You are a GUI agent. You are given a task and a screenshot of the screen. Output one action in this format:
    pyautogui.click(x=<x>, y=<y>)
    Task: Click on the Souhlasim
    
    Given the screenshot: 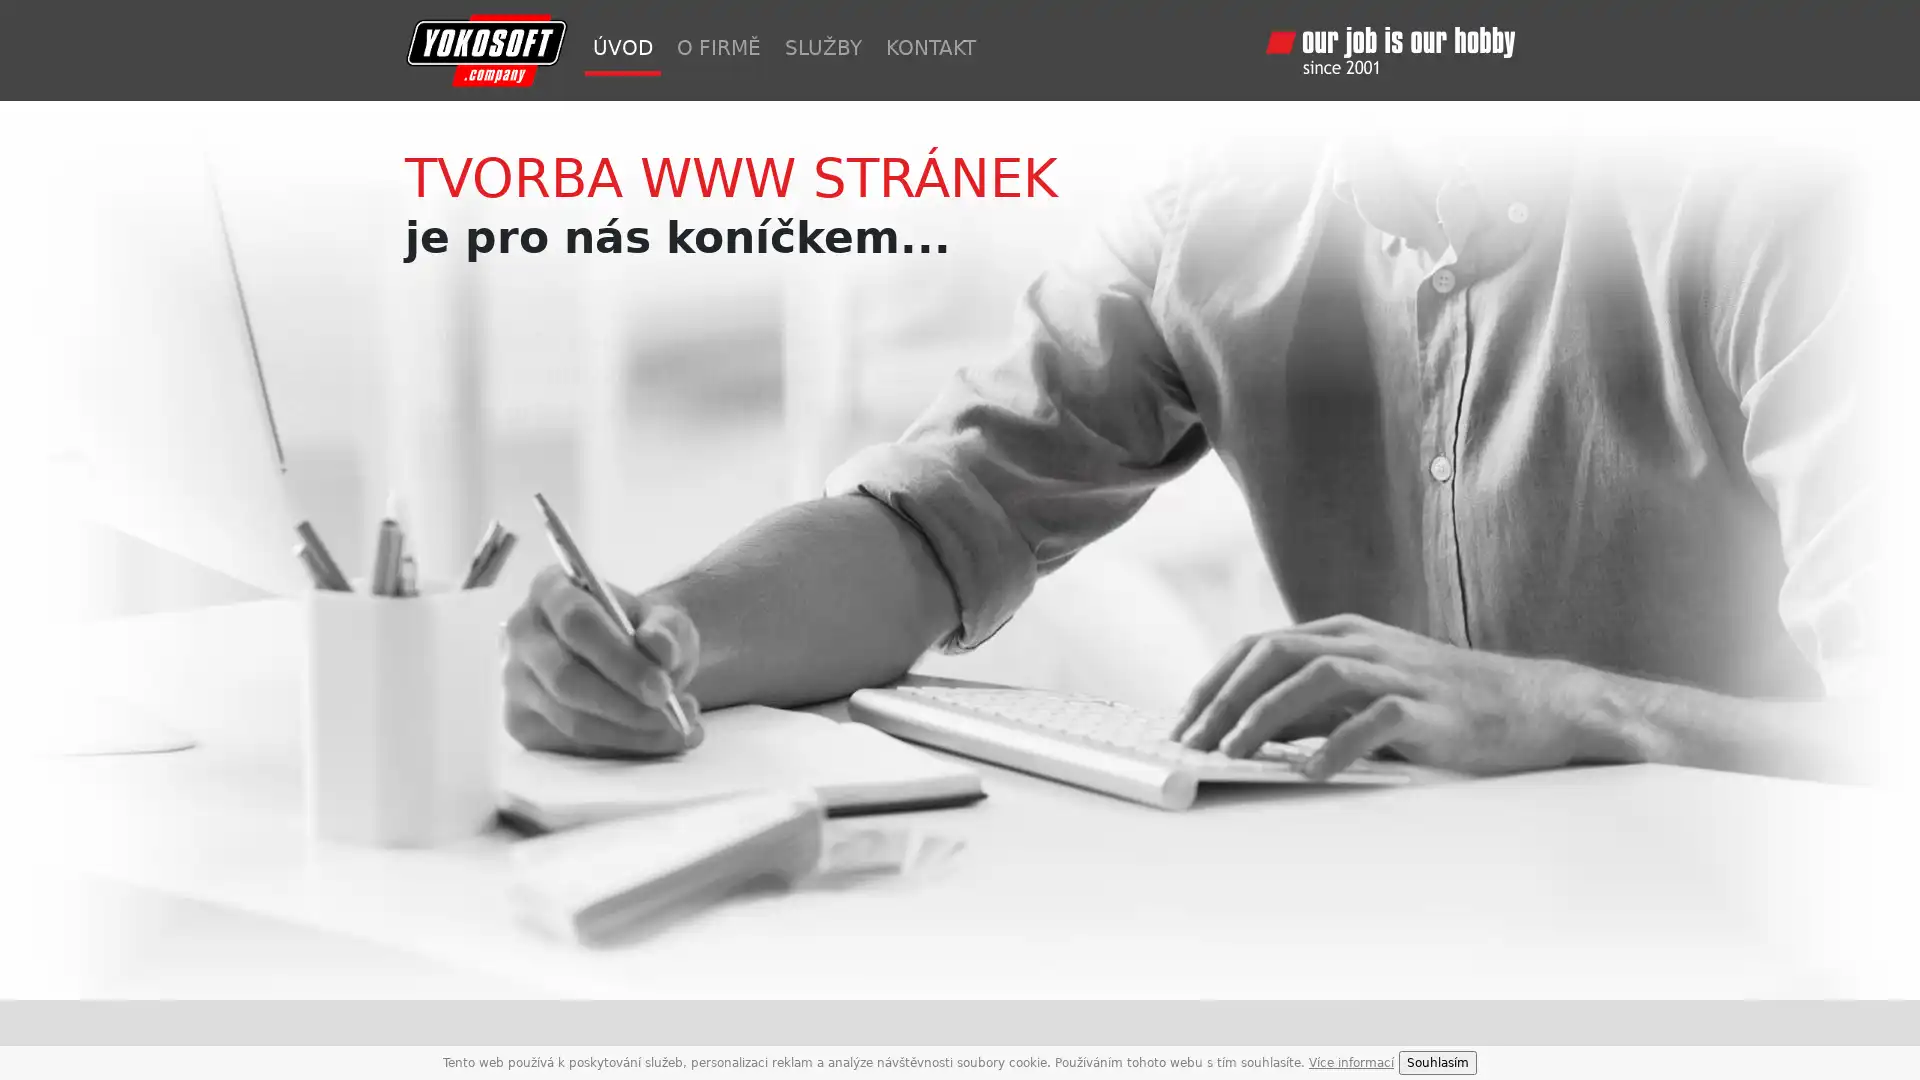 What is the action you would take?
    pyautogui.click(x=1437, y=1062)
    